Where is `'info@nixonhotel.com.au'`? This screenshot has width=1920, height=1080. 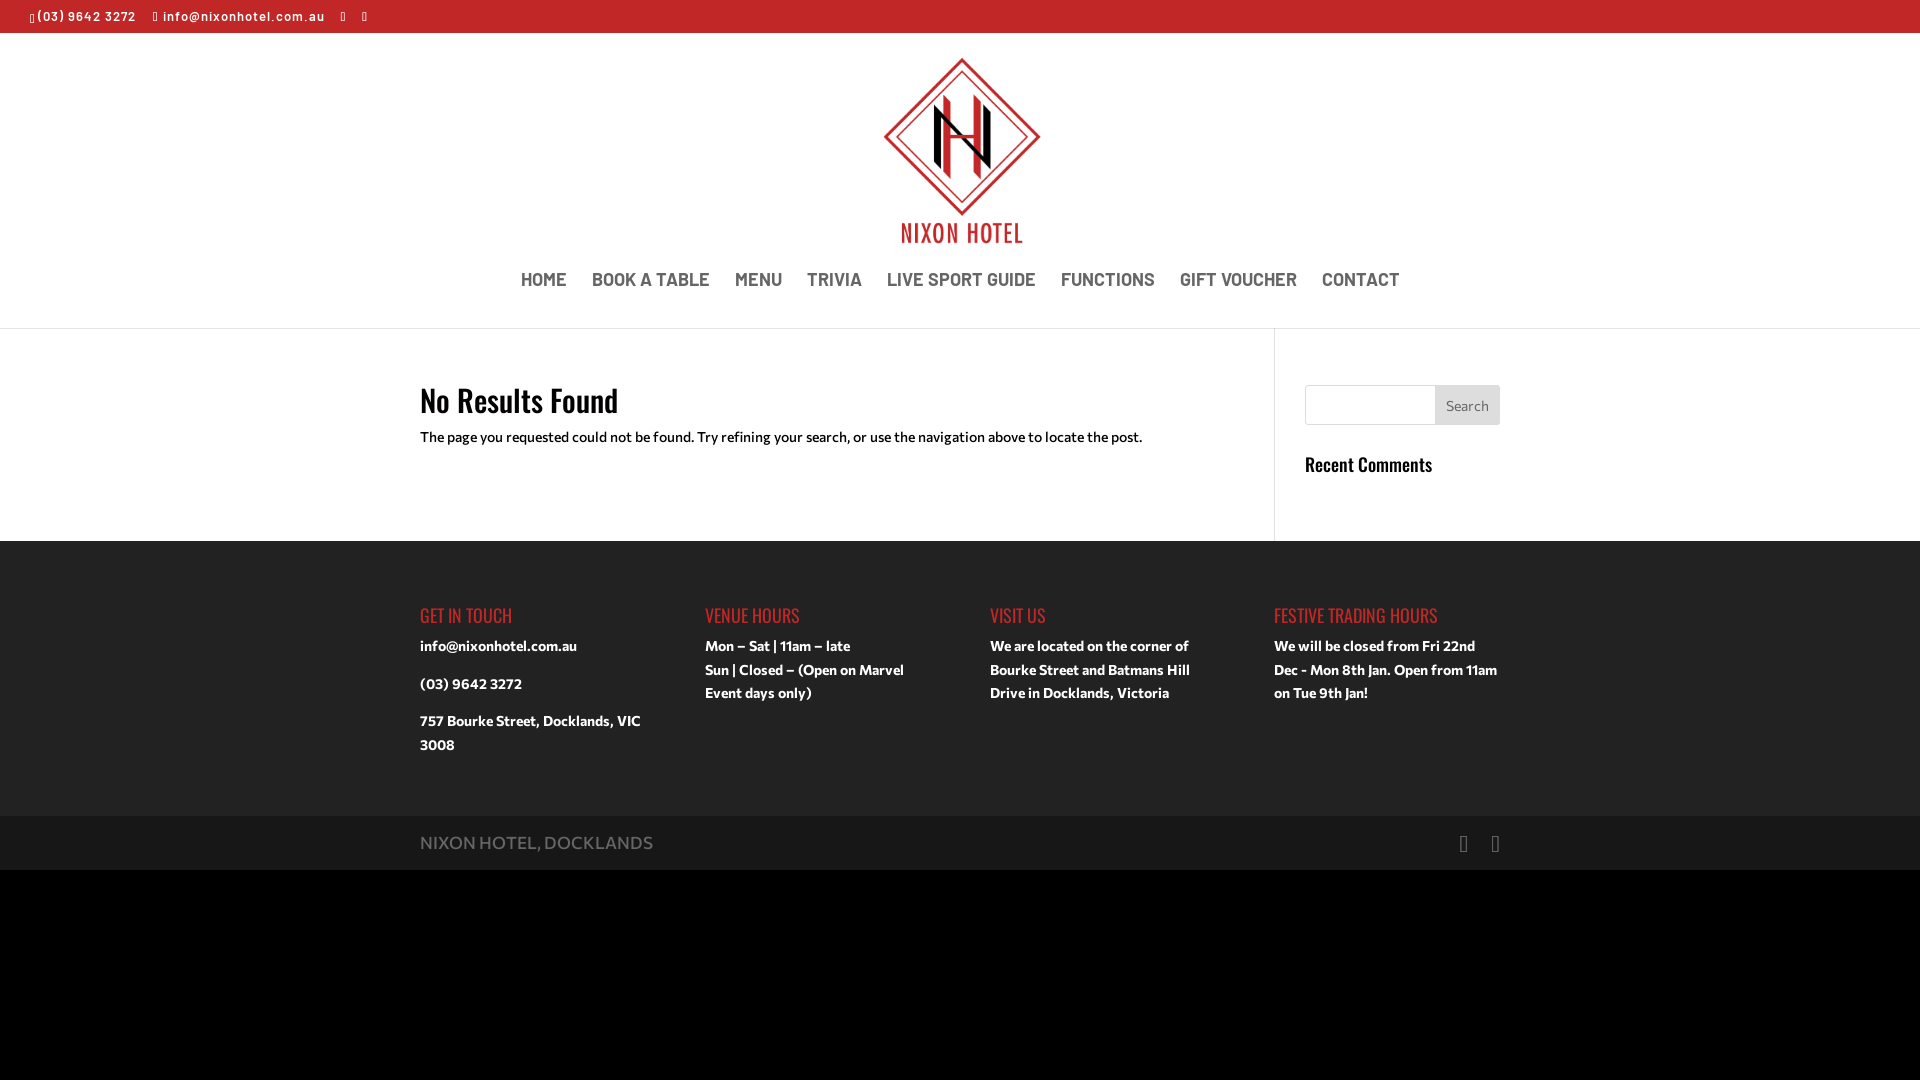
'info@nixonhotel.com.au' is located at coordinates (239, 15).